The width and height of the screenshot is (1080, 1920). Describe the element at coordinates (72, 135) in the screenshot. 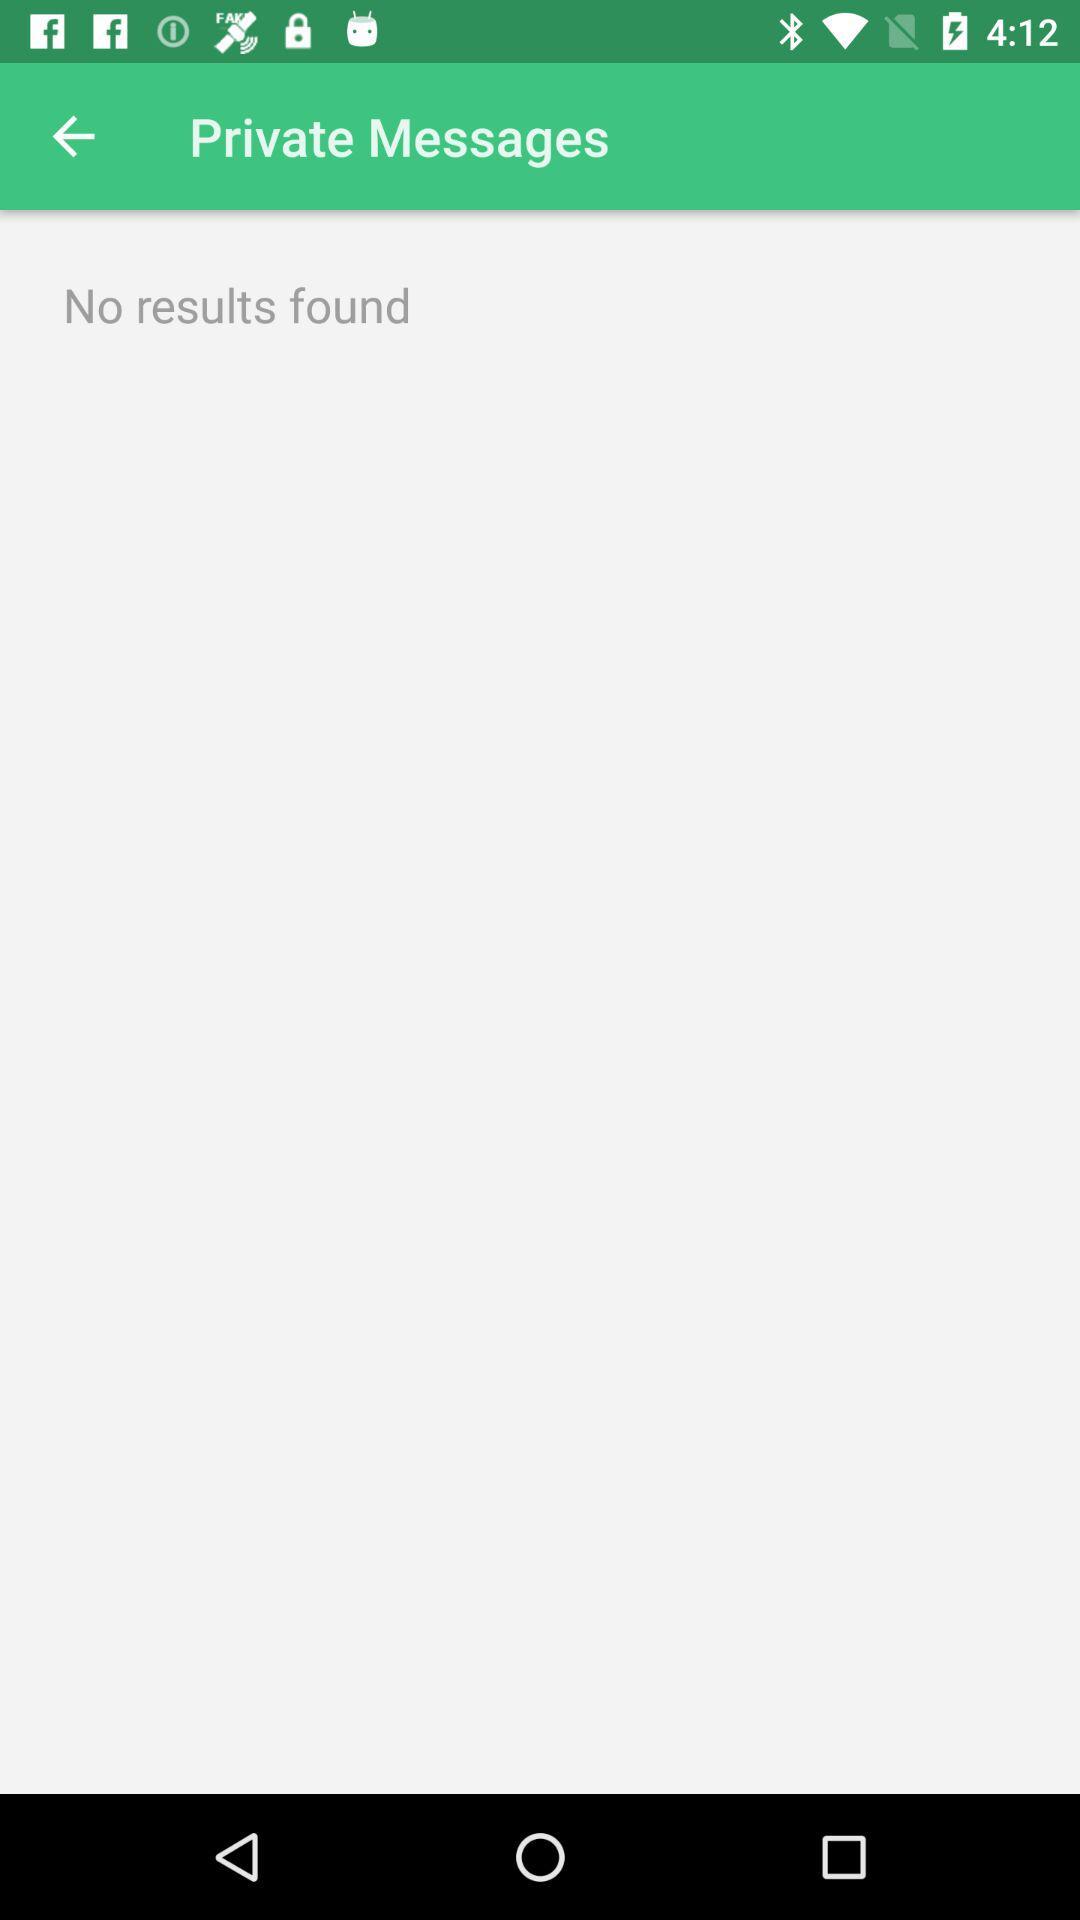

I see `the item above the no results found item` at that location.